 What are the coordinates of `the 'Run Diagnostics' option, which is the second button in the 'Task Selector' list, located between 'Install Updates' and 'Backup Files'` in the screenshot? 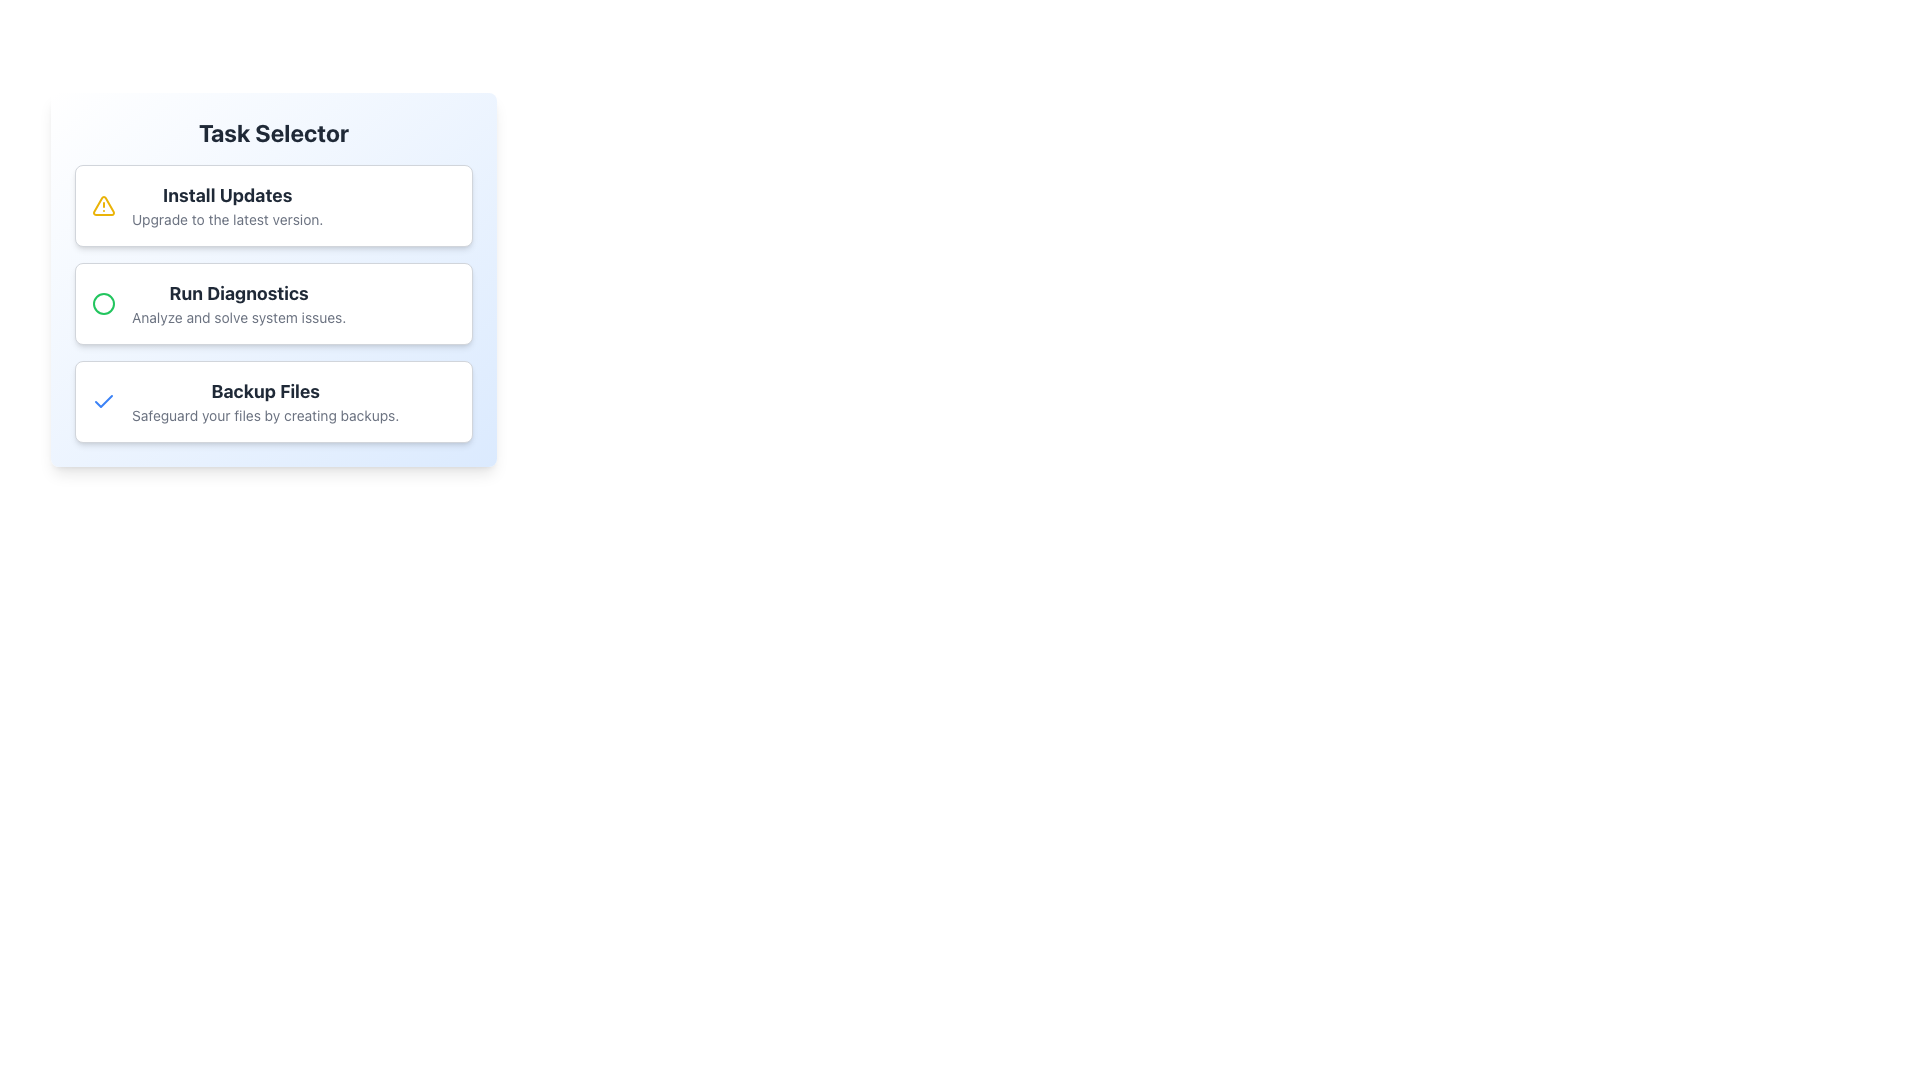 It's located at (239, 304).